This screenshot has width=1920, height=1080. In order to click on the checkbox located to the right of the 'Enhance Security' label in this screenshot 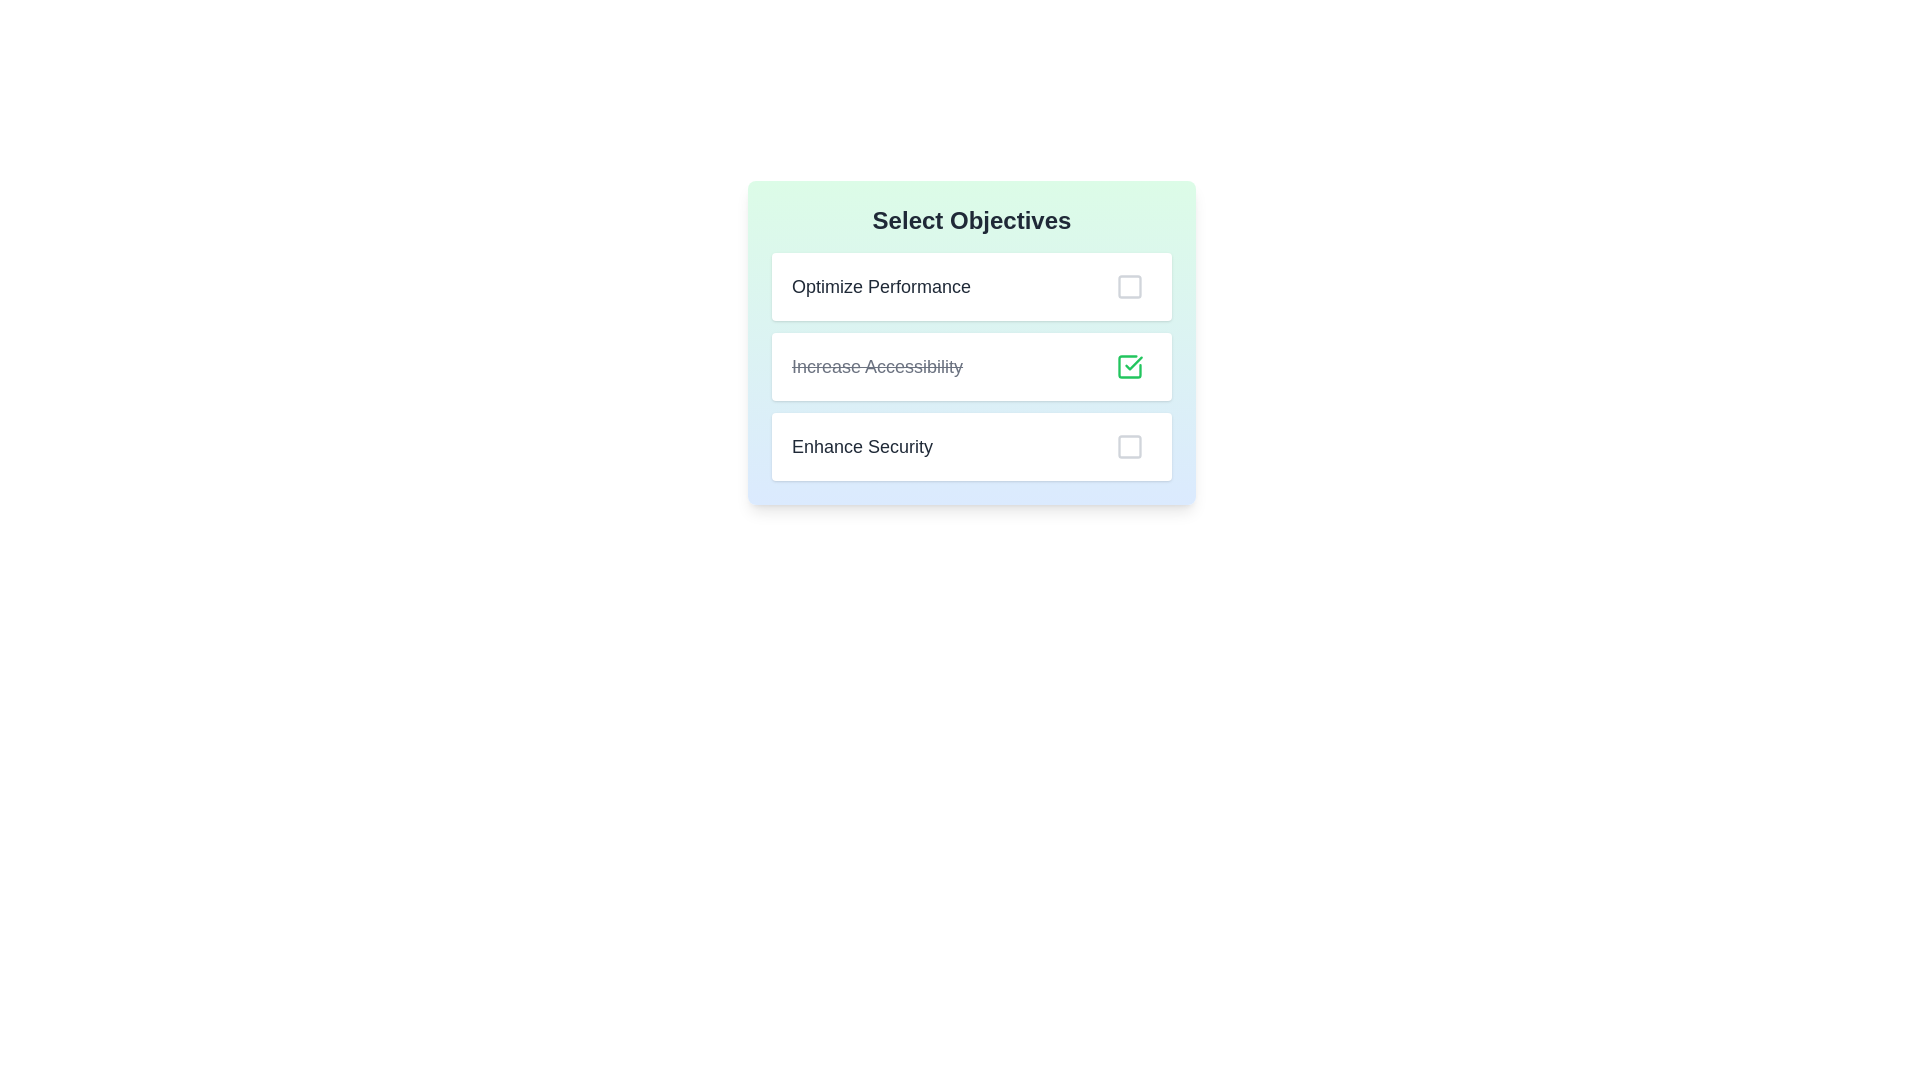, I will do `click(1129, 446)`.